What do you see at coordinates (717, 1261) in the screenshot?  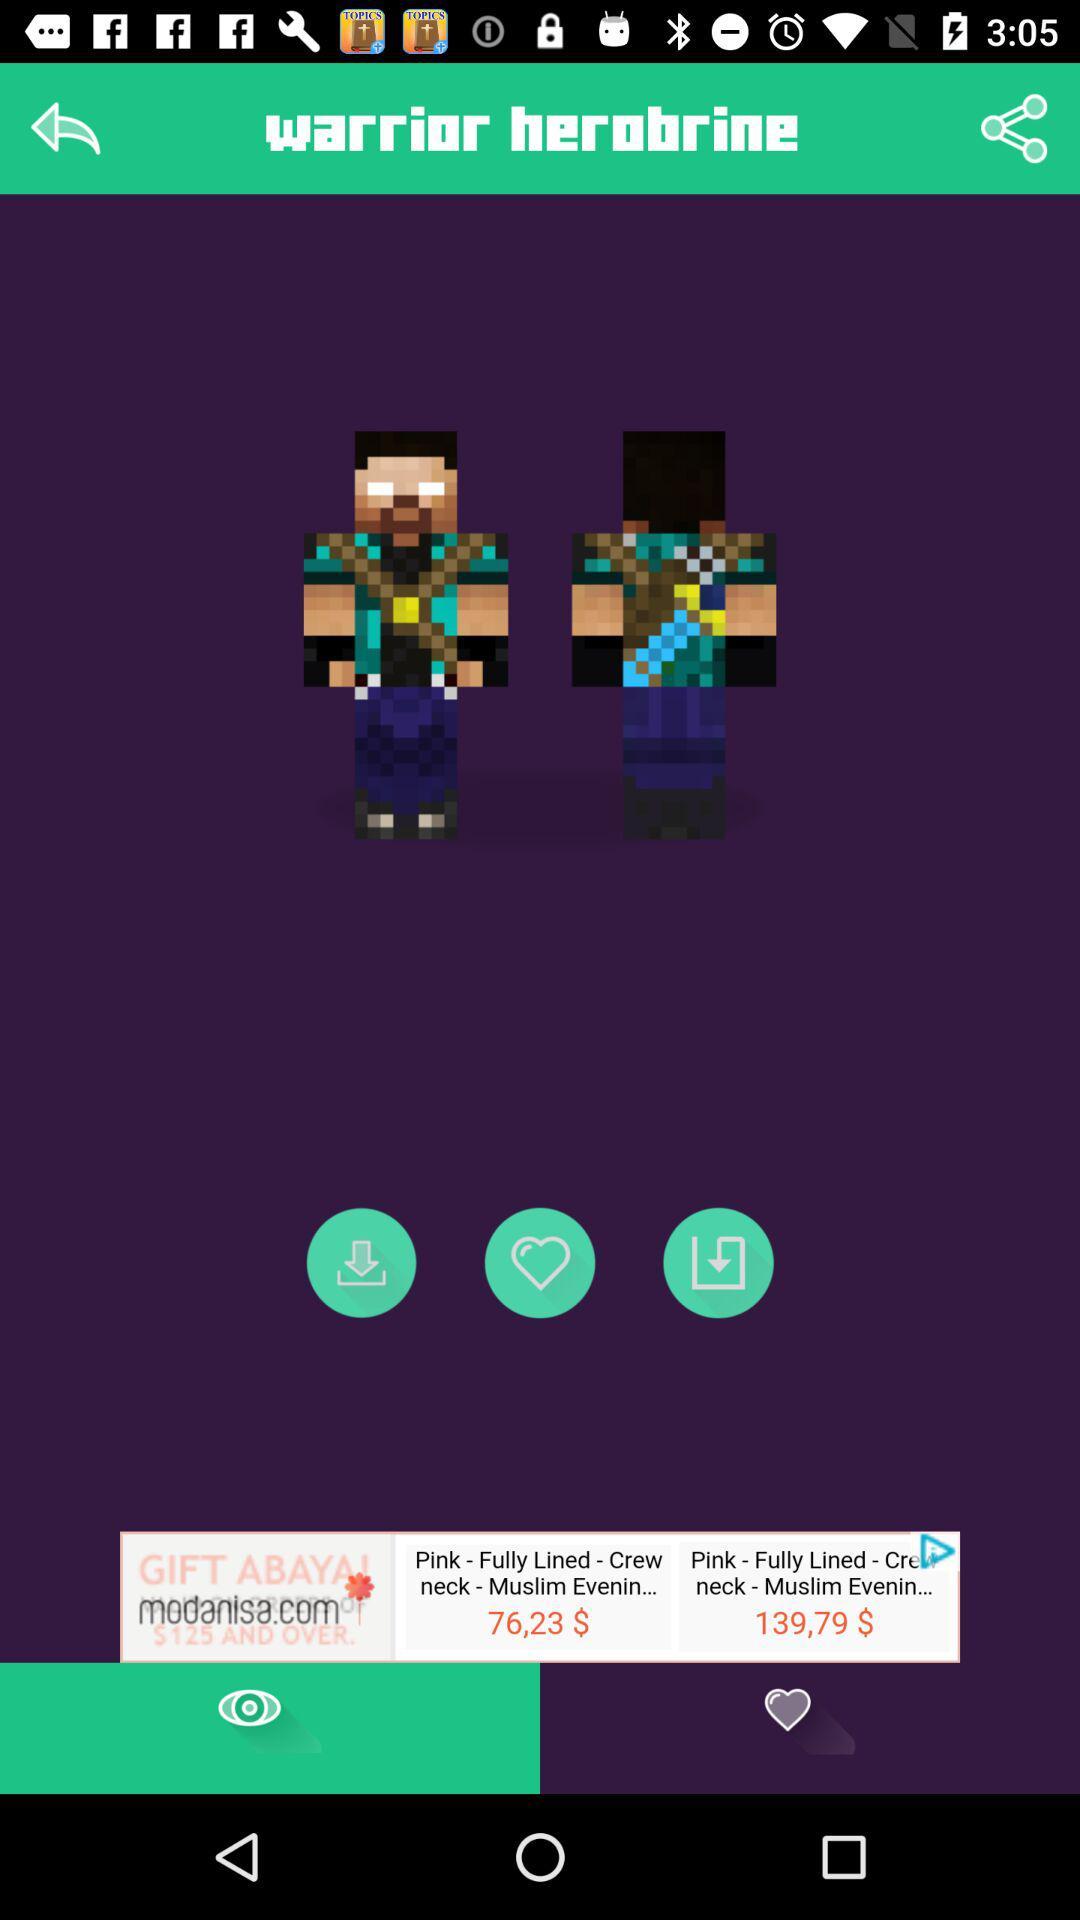 I see `the file_download icon` at bounding box center [717, 1261].